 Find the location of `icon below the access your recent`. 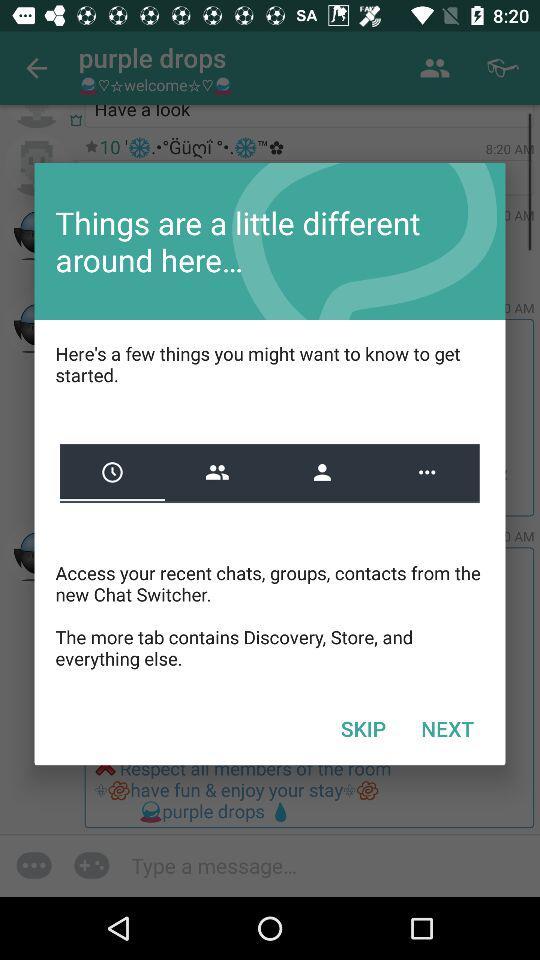

icon below the access your recent is located at coordinates (362, 727).